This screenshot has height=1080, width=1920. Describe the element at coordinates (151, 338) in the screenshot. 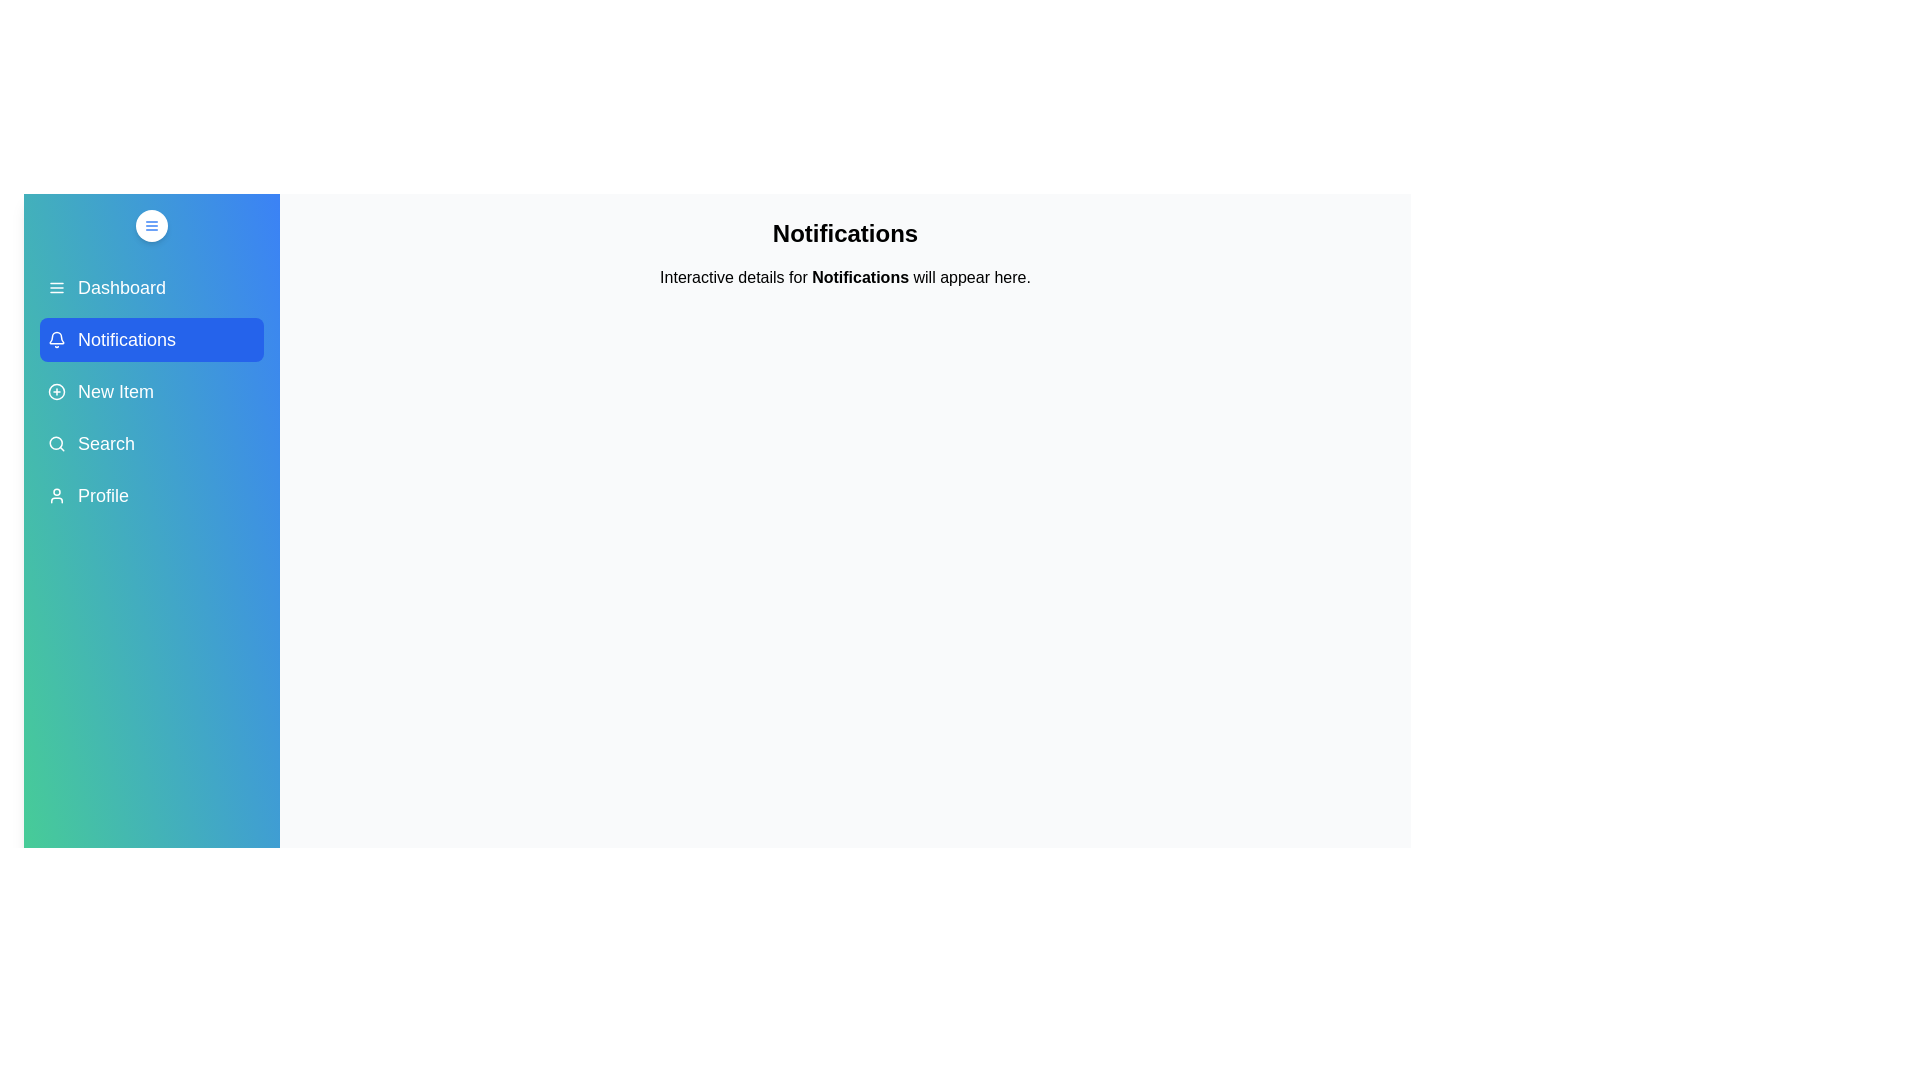

I see `the menu item Notifications to view its hover effect` at that location.